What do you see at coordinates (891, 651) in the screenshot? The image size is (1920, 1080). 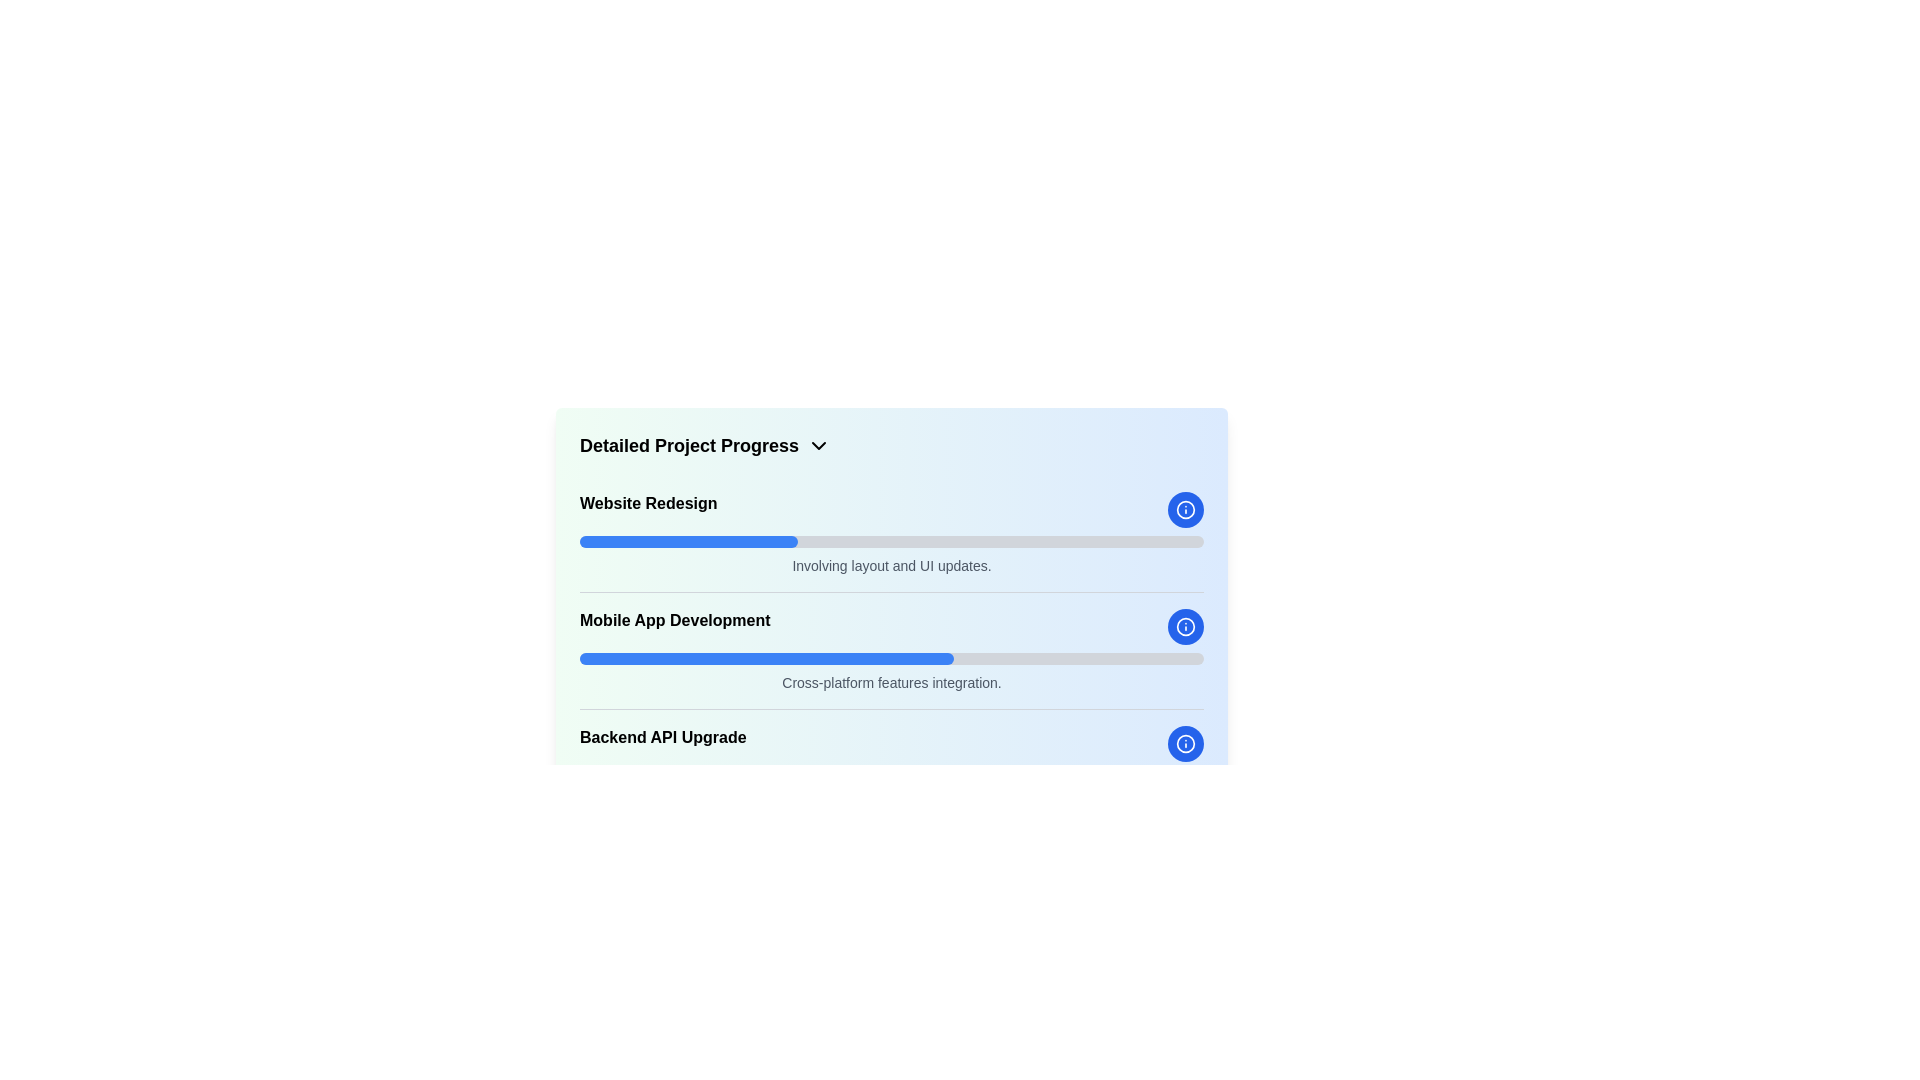 I see `the second row item in the project progress list, which visually represents the progress of the 'Mobile App Development' project` at bounding box center [891, 651].